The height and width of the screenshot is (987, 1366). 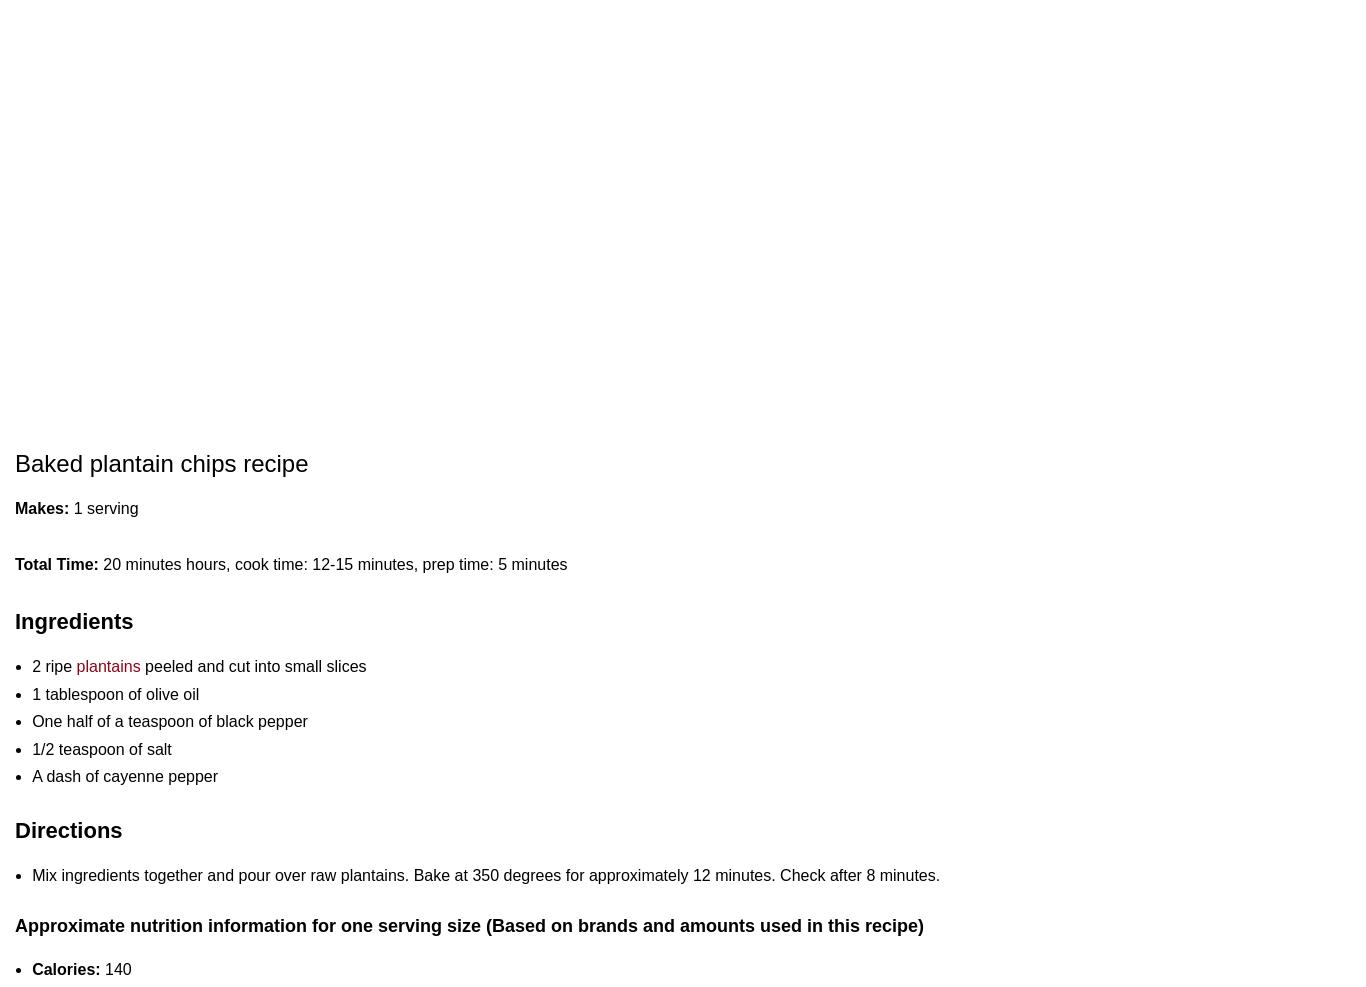 I want to click on 'plantains', so click(x=75, y=666).